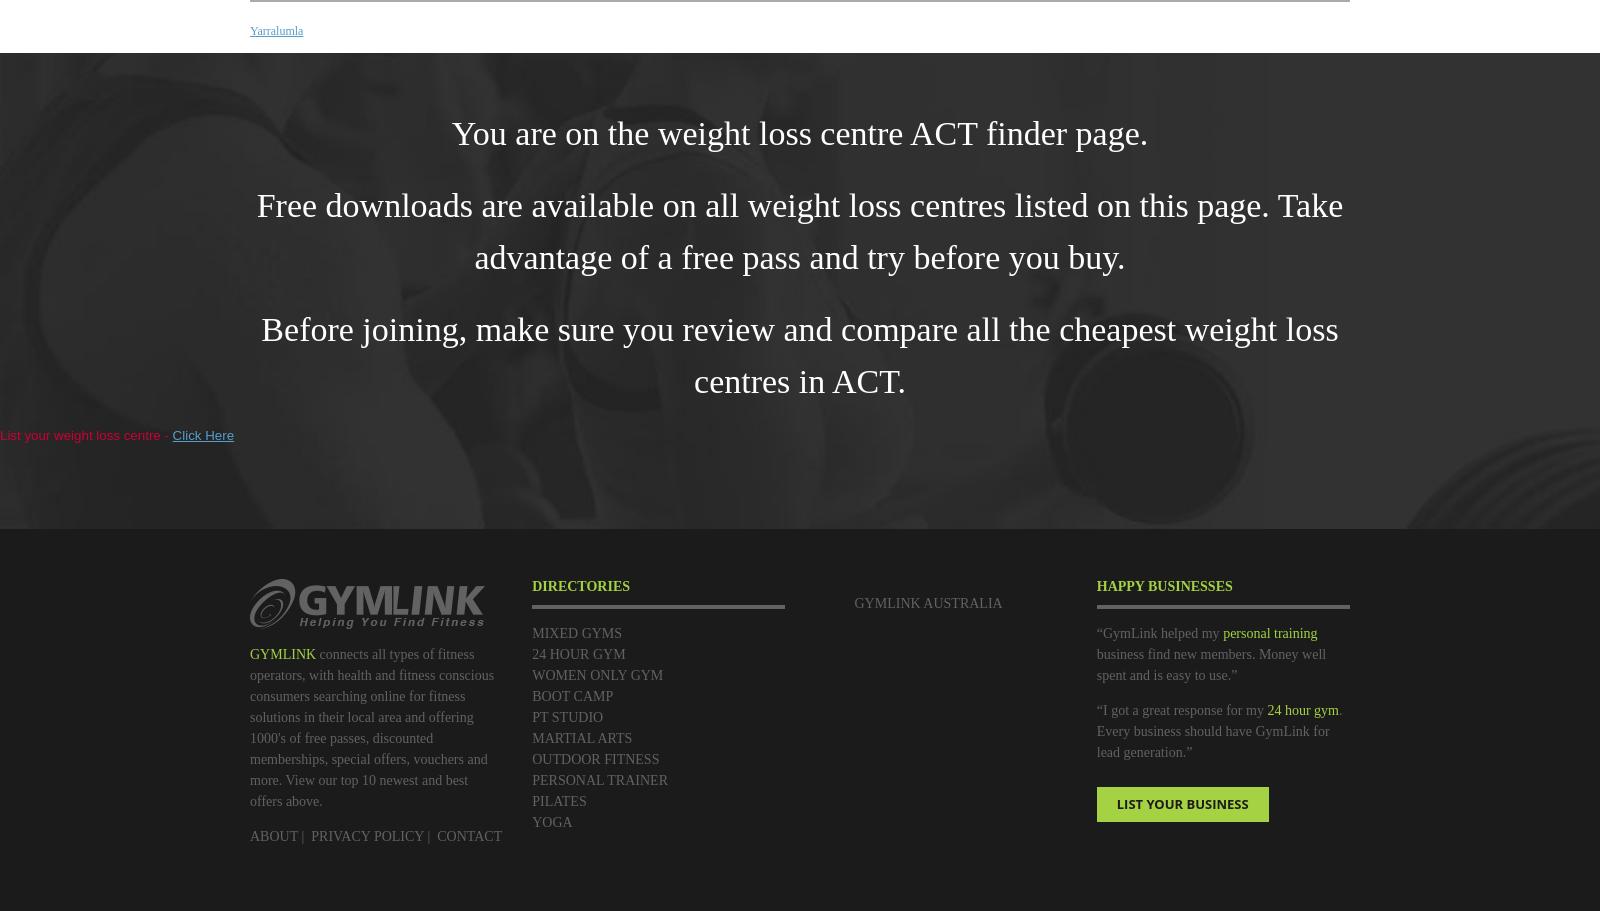  I want to click on 'Outdoor Fitness', so click(594, 758).